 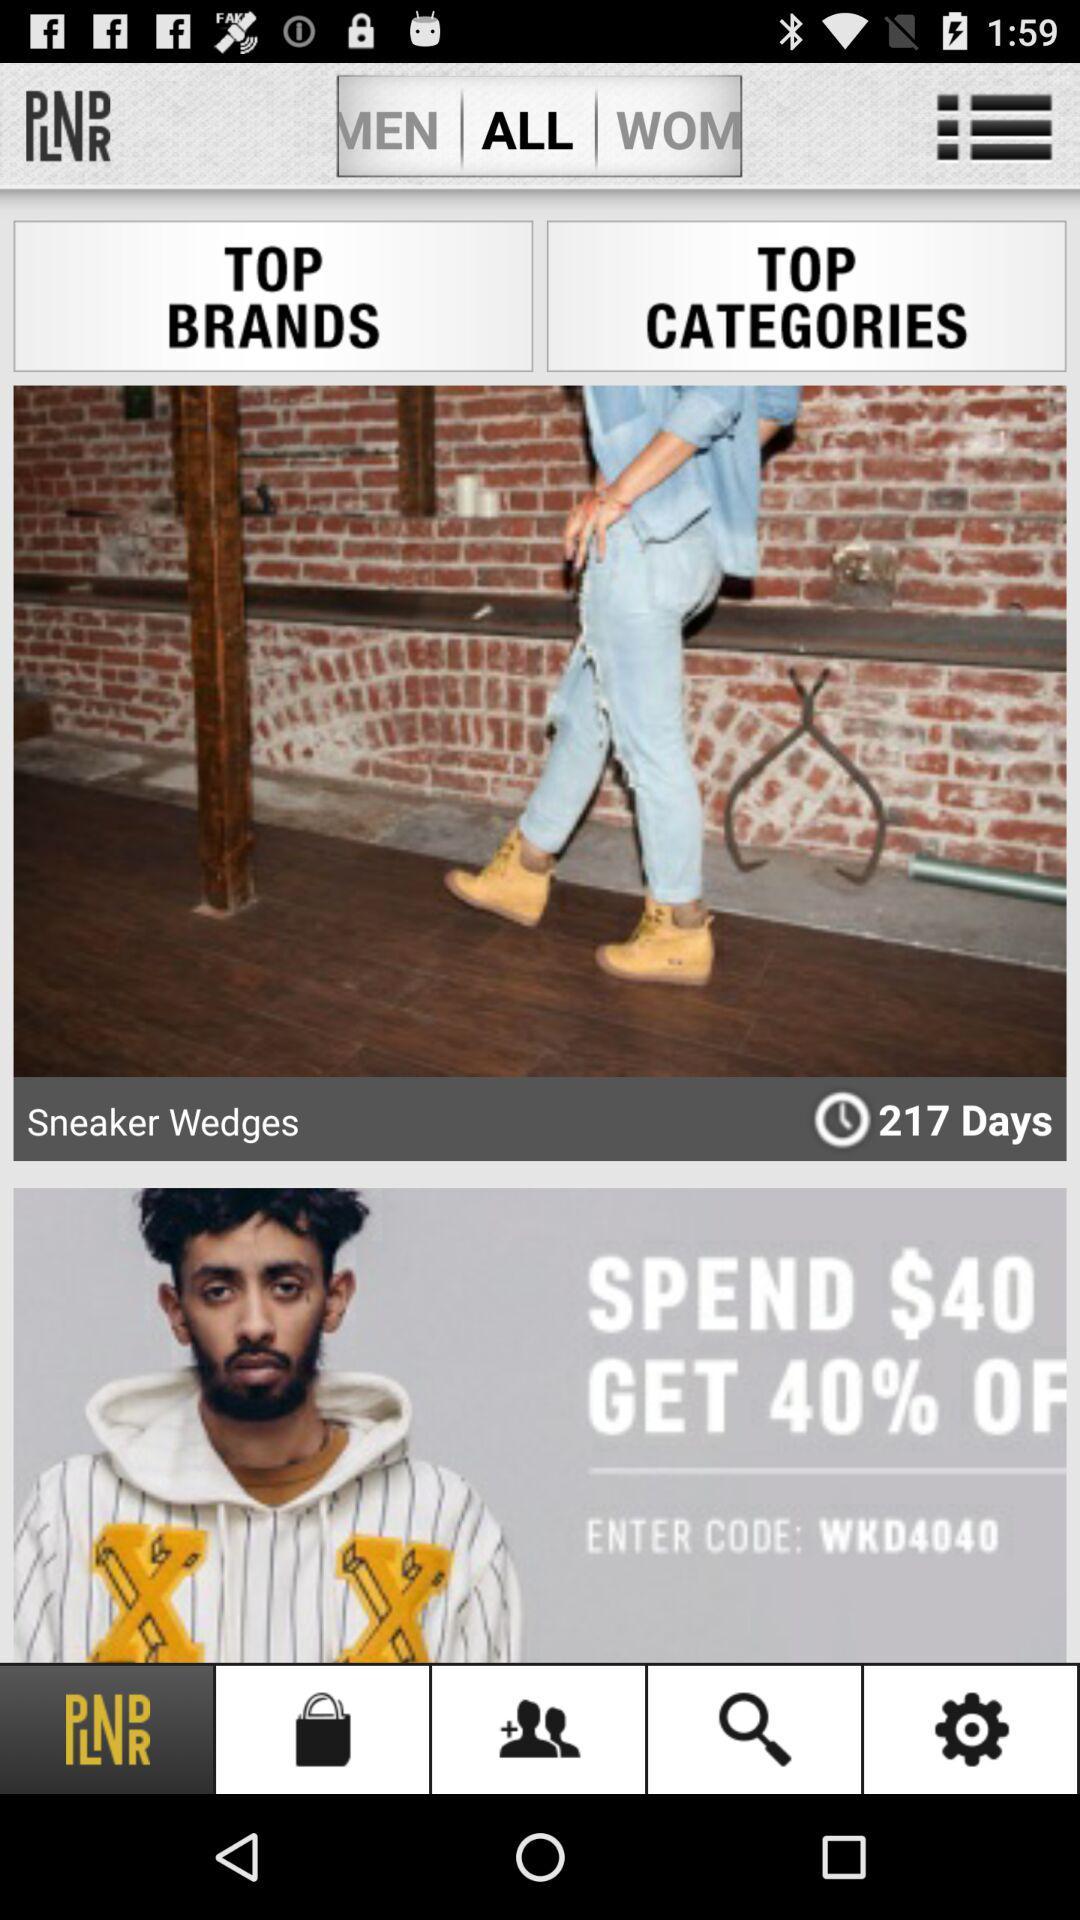 What do you see at coordinates (994, 127) in the screenshot?
I see `options on the top right` at bounding box center [994, 127].